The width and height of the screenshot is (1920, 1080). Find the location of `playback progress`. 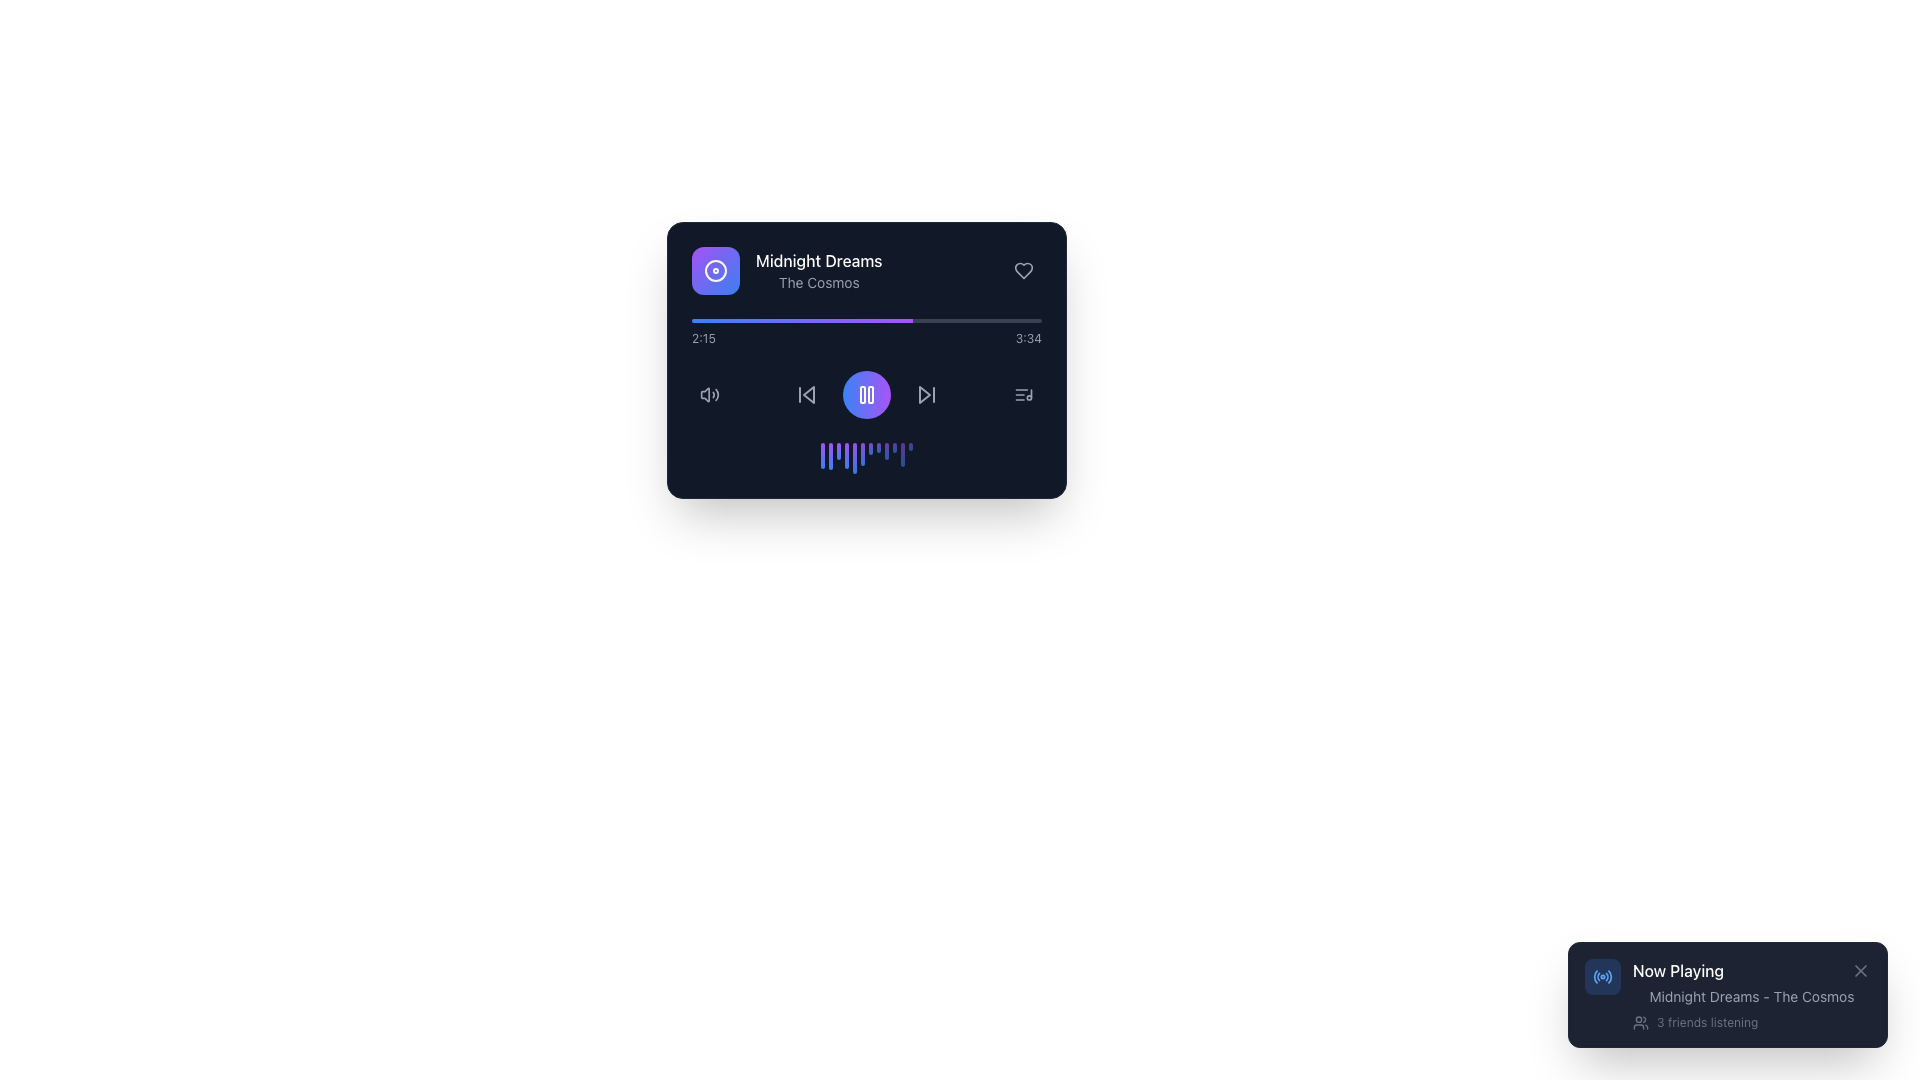

playback progress is located at coordinates (726, 319).